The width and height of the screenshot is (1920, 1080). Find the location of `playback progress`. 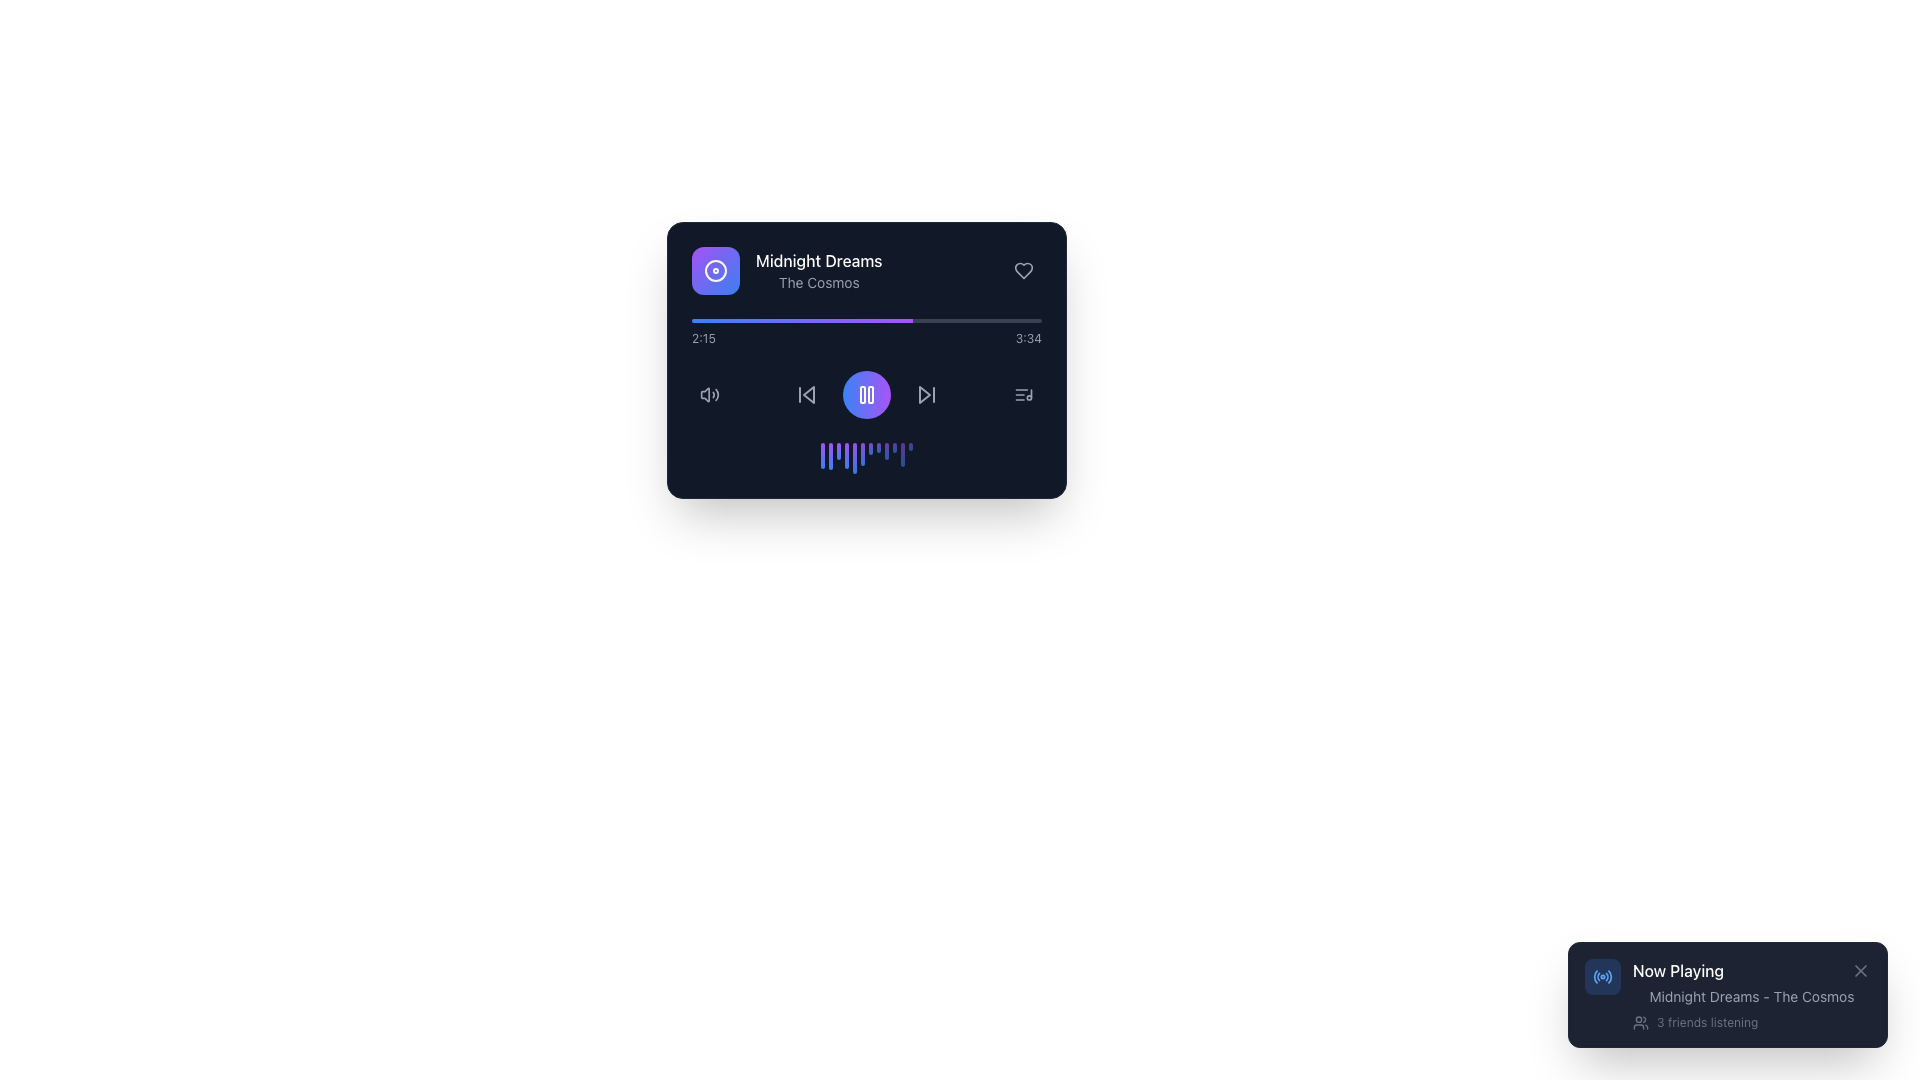

playback progress is located at coordinates (726, 319).